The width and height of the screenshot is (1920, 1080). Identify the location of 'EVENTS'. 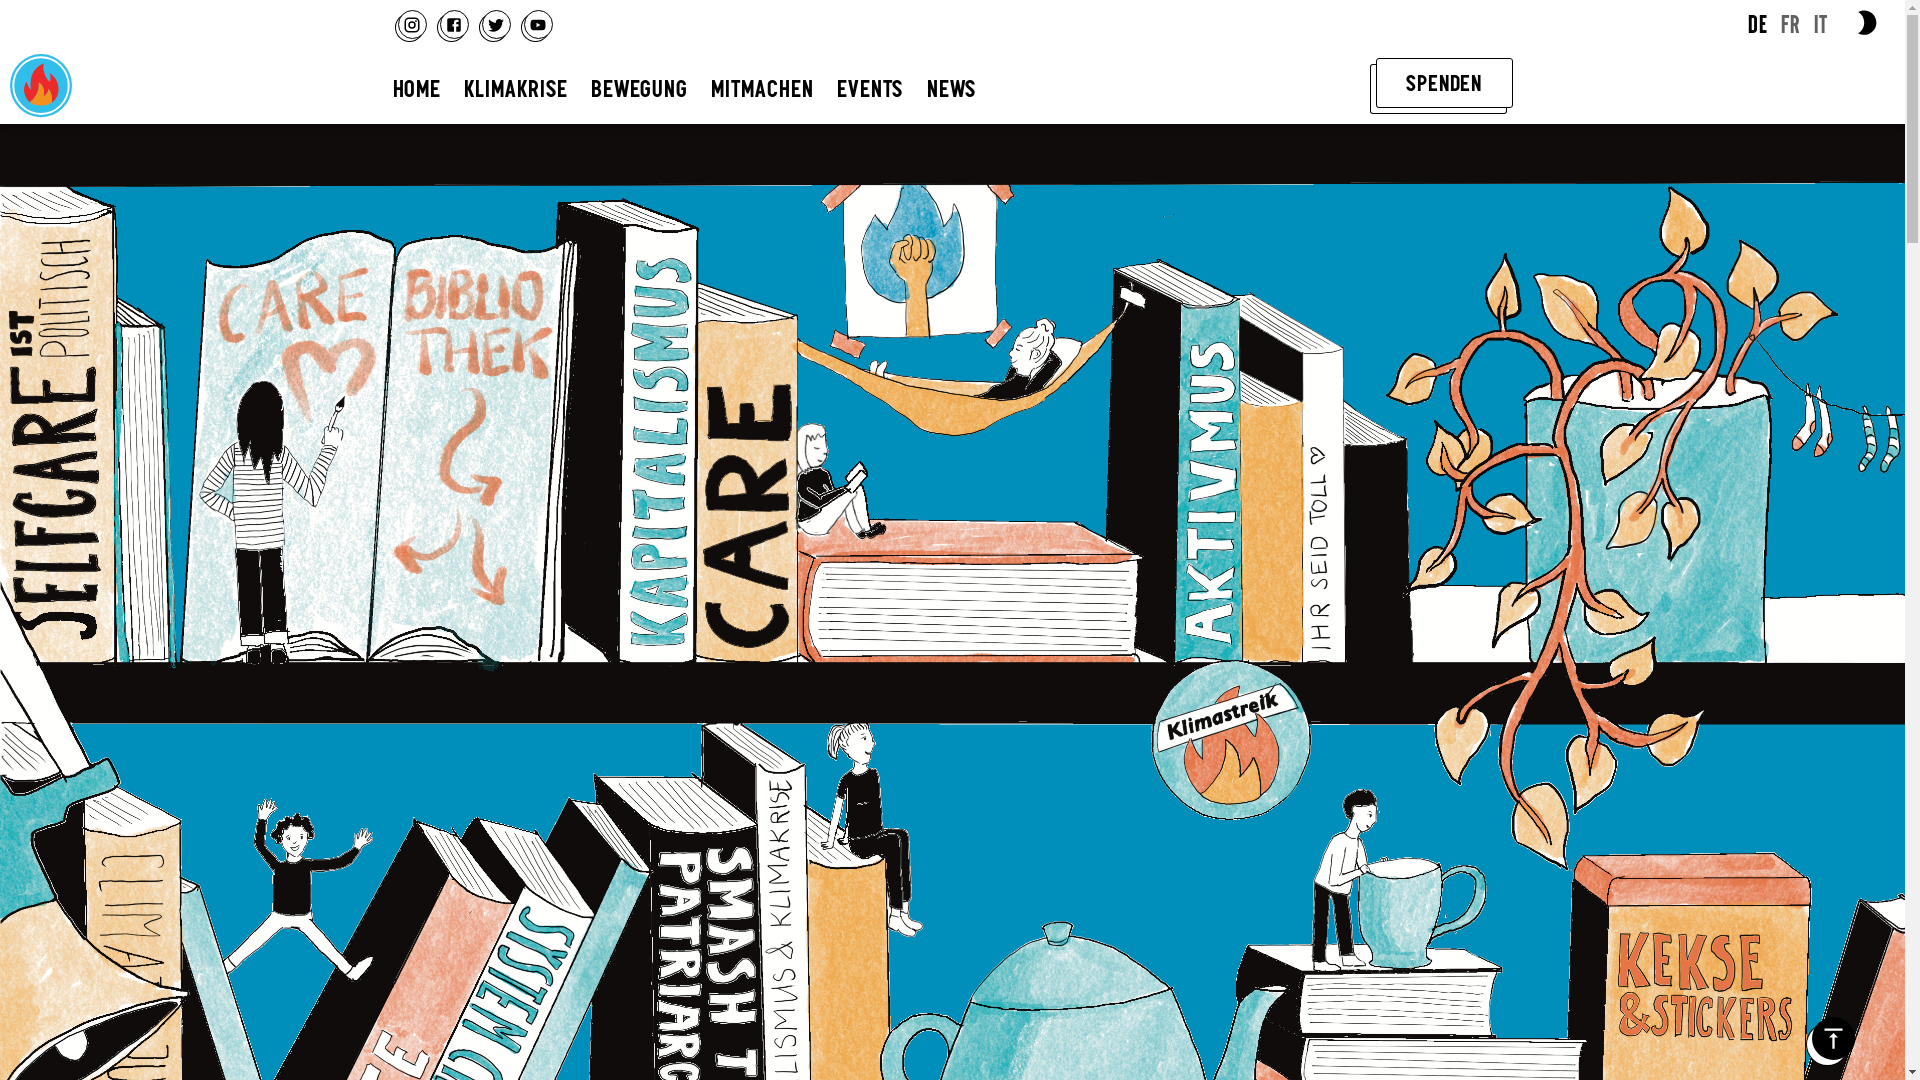
(869, 86).